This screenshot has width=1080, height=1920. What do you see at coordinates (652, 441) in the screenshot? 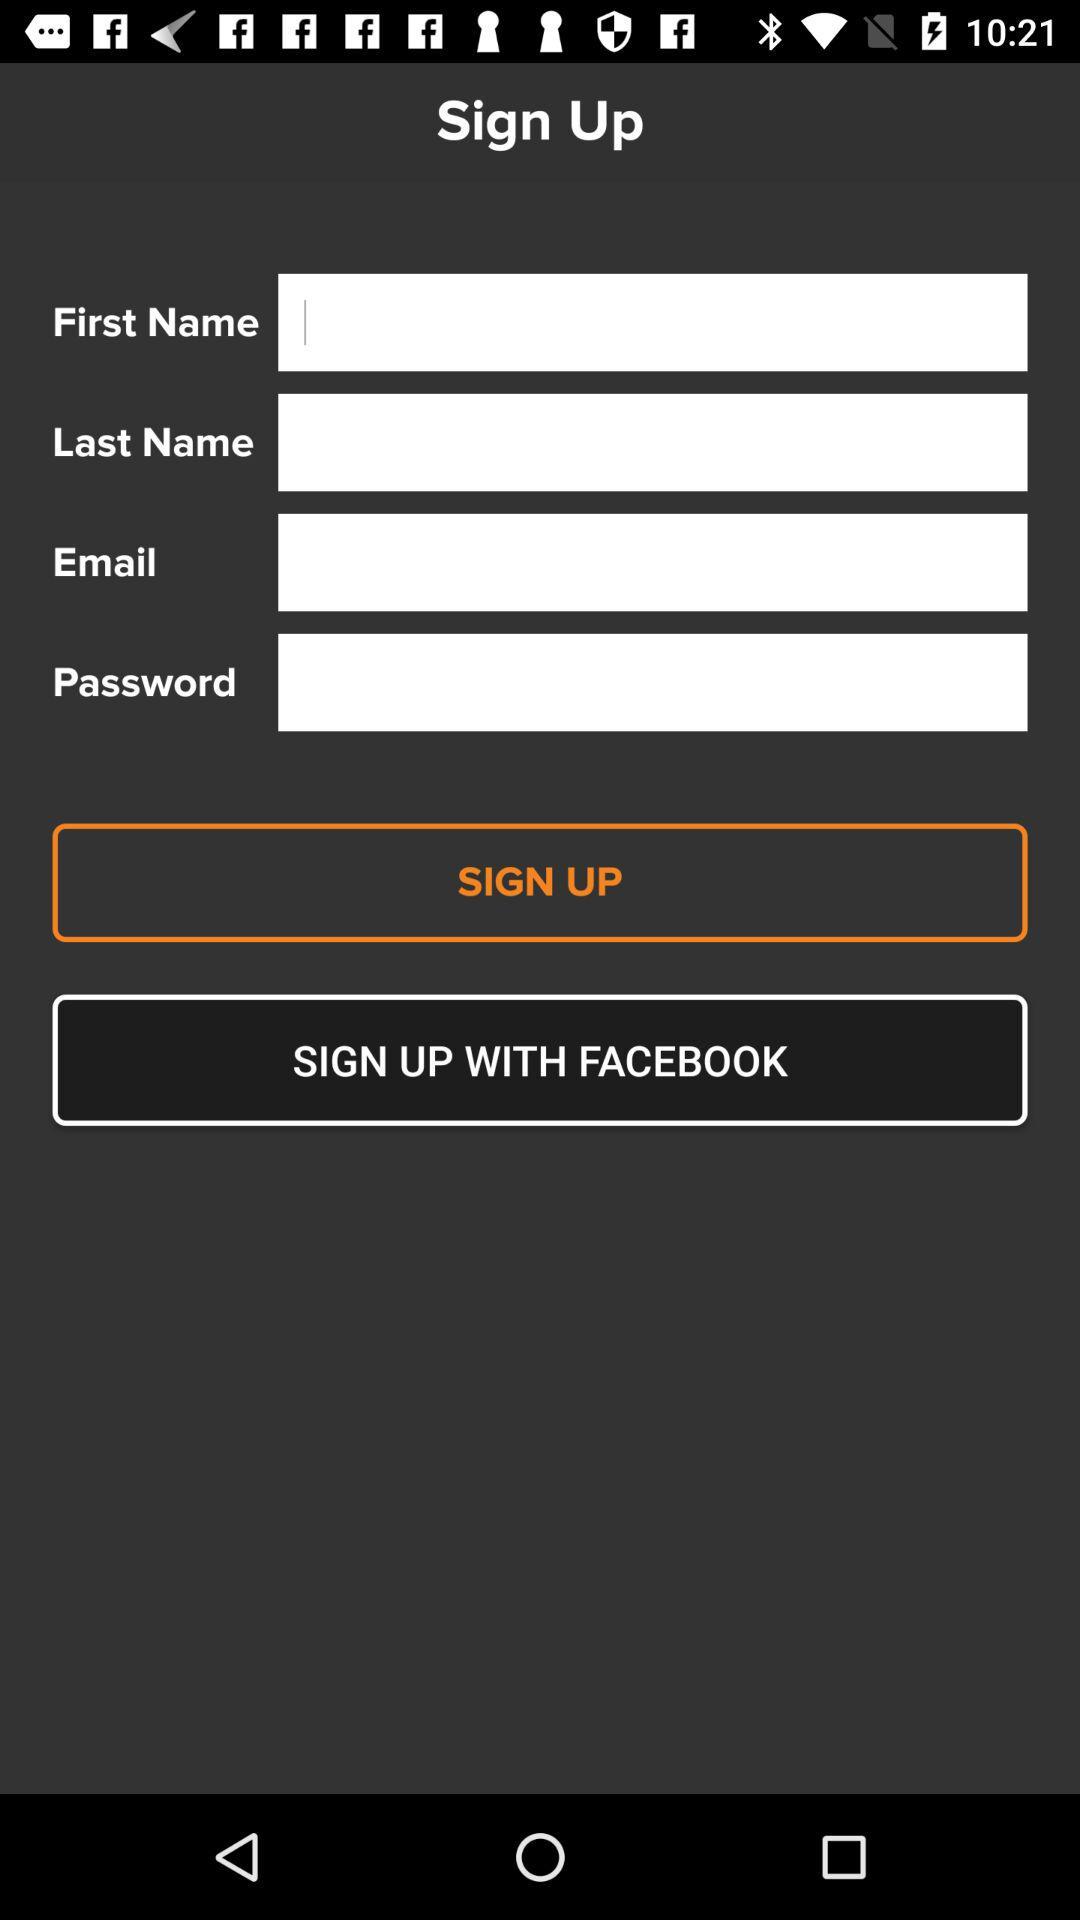
I see `search bar` at bounding box center [652, 441].